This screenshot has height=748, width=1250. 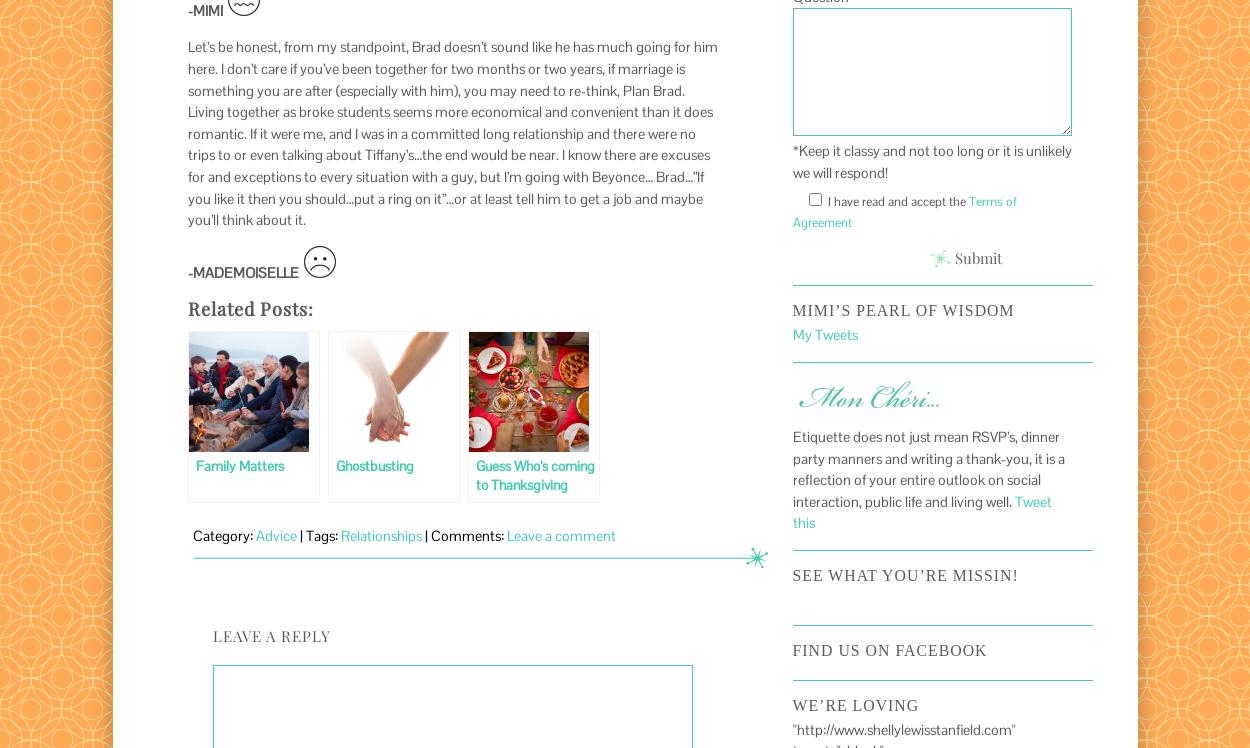 What do you see at coordinates (824, 200) in the screenshot?
I see `'I have read and accept the'` at bounding box center [824, 200].